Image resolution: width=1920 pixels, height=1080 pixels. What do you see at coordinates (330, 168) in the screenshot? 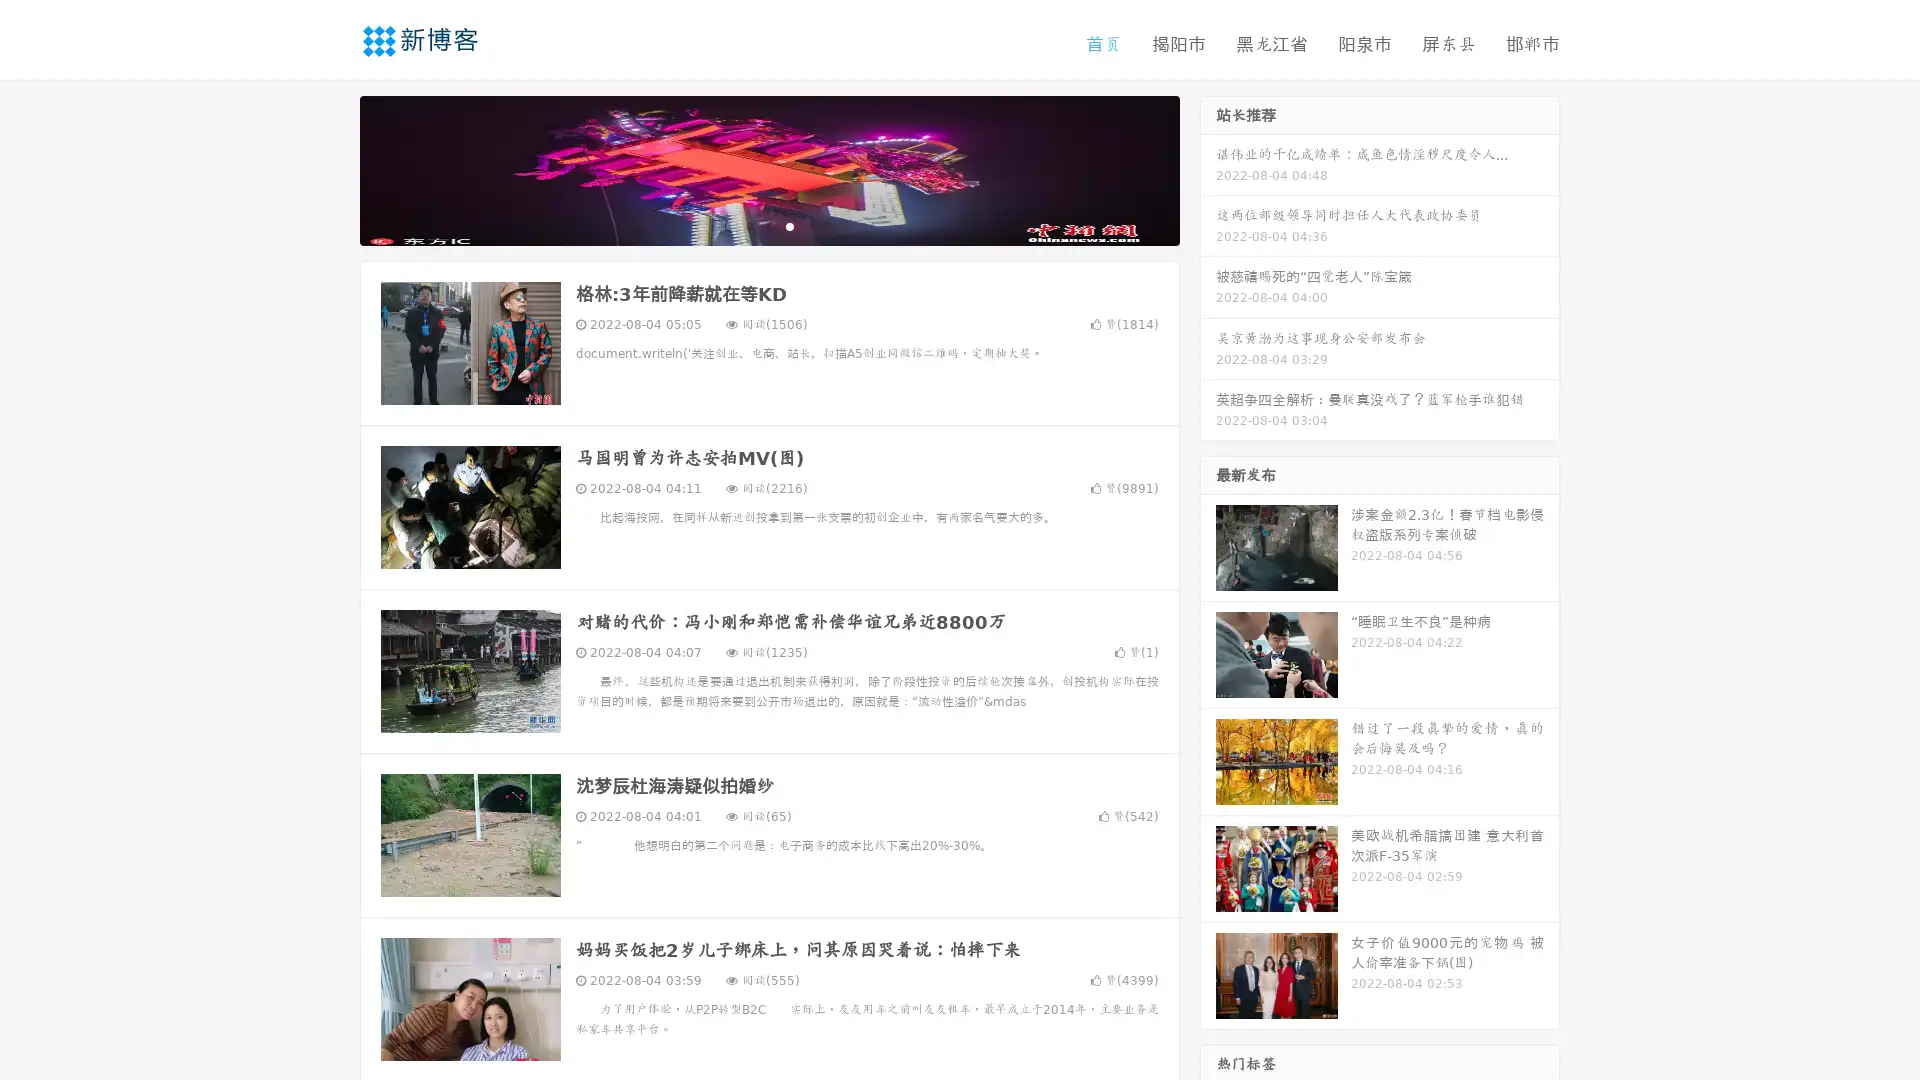
I see `Previous slide` at bounding box center [330, 168].